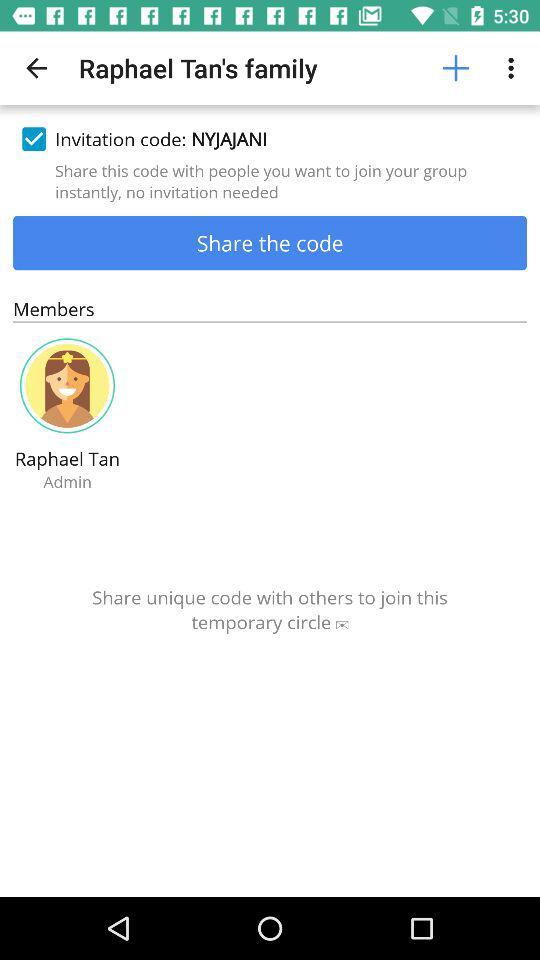 Image resolution: width=540 pixels, height=960 pixels. What do you see at coordinates (455, 68) in the screenshot?
I see `icon to the right of the raphael tan s item` at bounding box center [455, 68].